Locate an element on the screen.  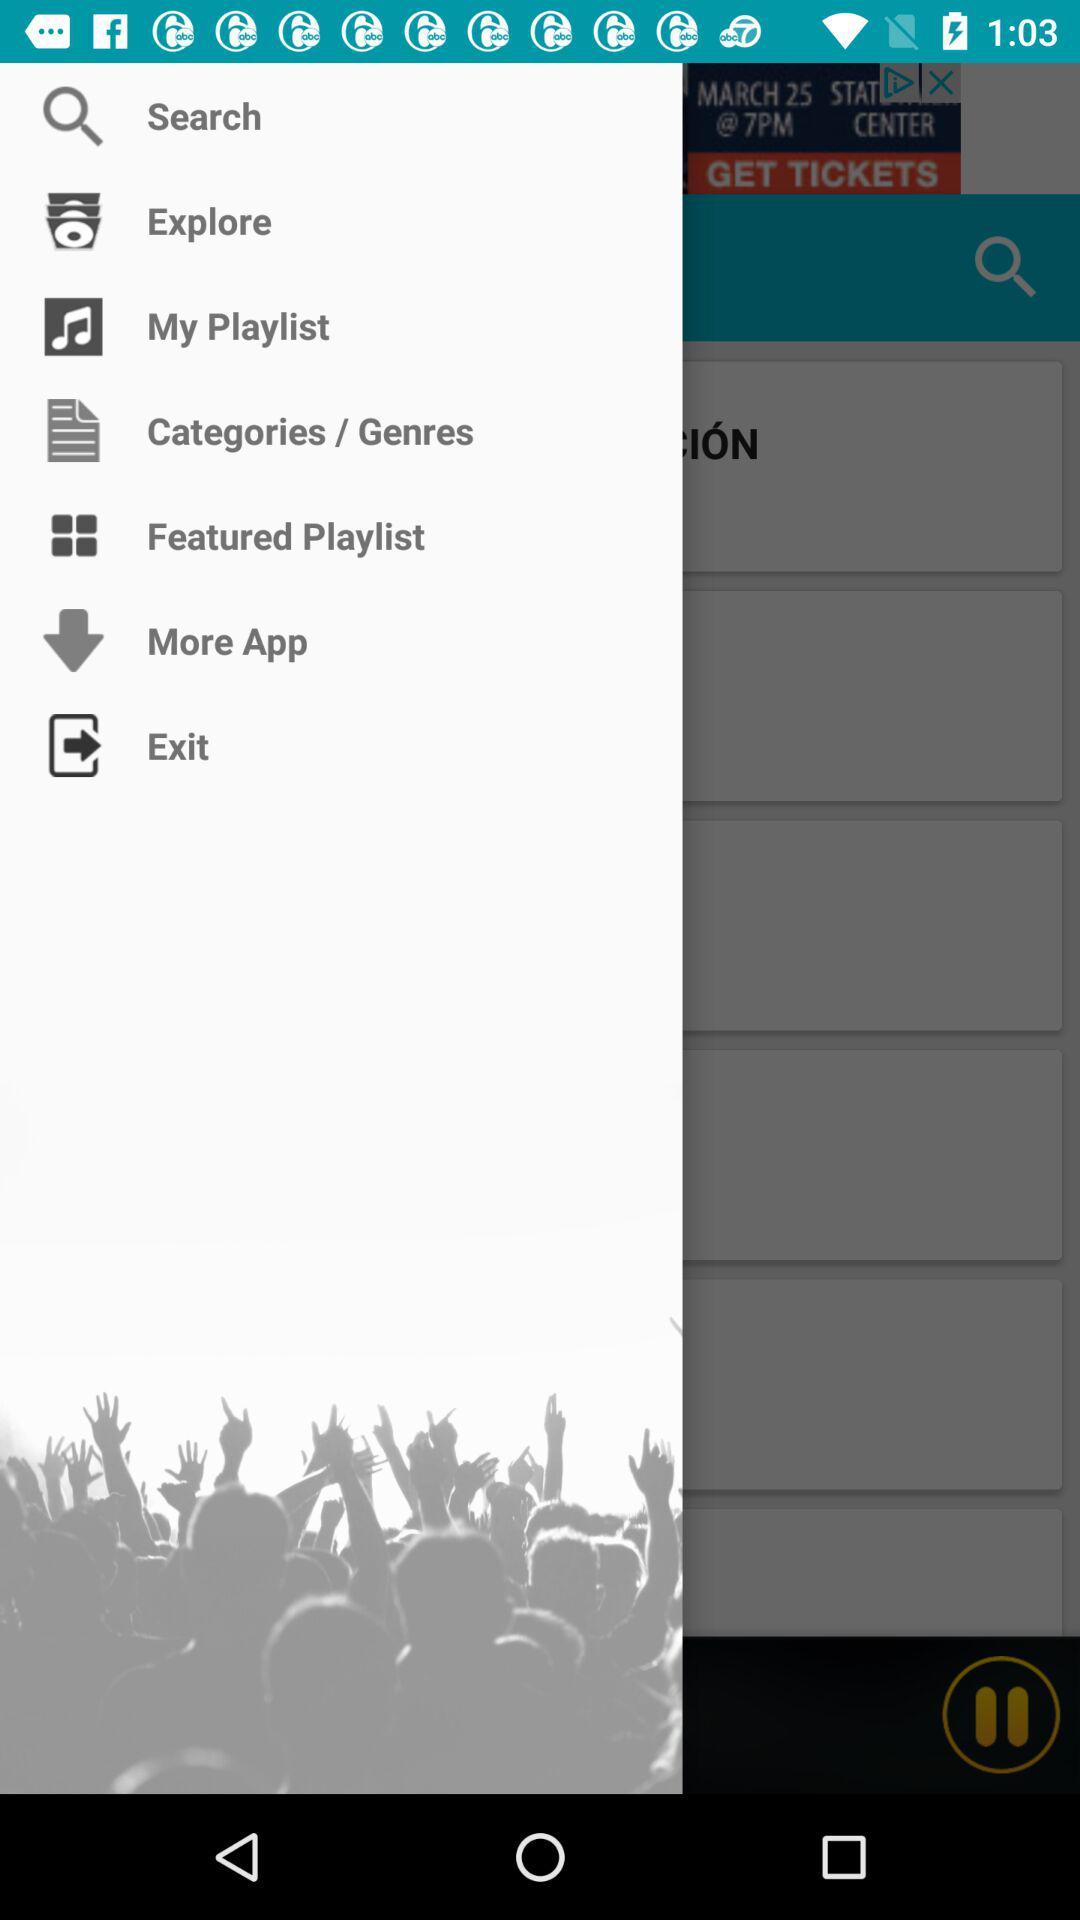
pause playback is located at coordinates (1001, 1714).